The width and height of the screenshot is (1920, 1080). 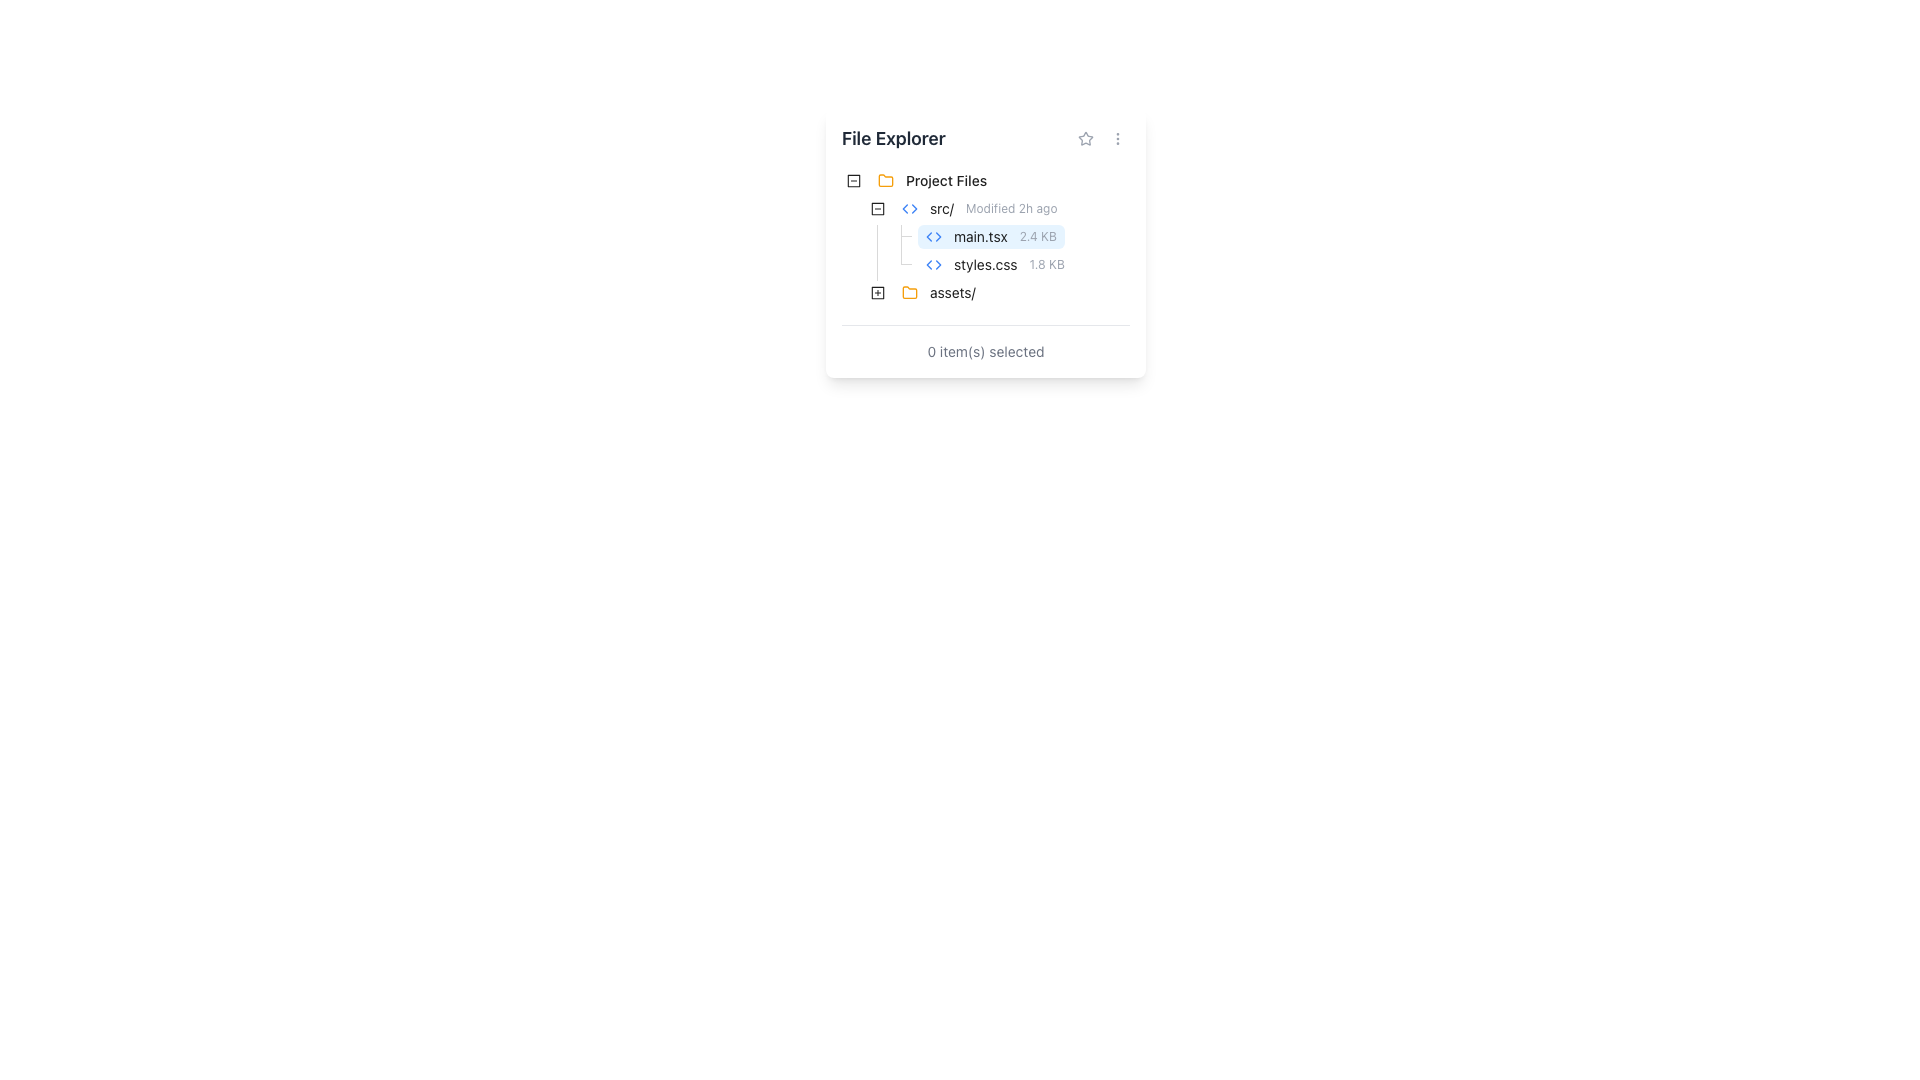 What do you see at coordinates (878, 293) in the screenshot?
I see `the Tree toggle switch icon` at bounding box center [878, 293].